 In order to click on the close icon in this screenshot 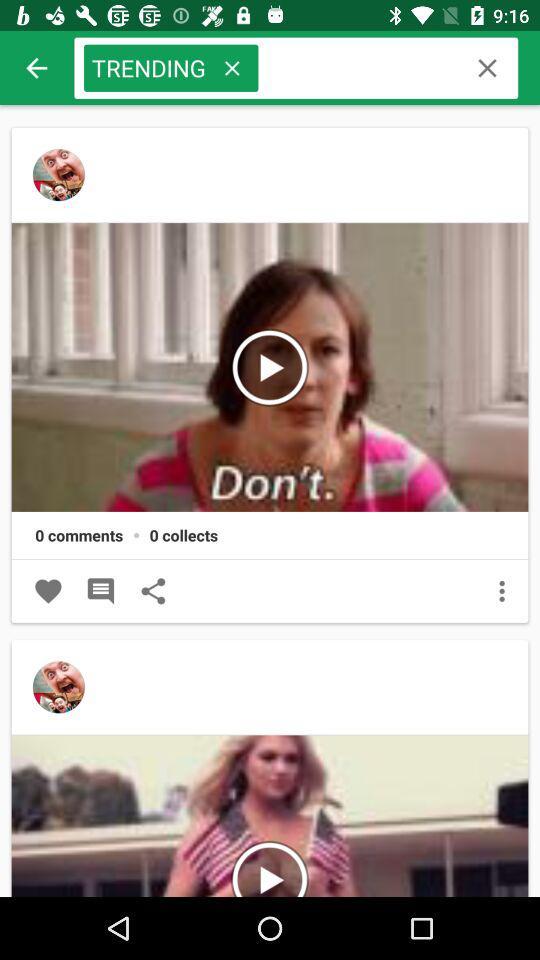, I will do `click(486, 68)`.